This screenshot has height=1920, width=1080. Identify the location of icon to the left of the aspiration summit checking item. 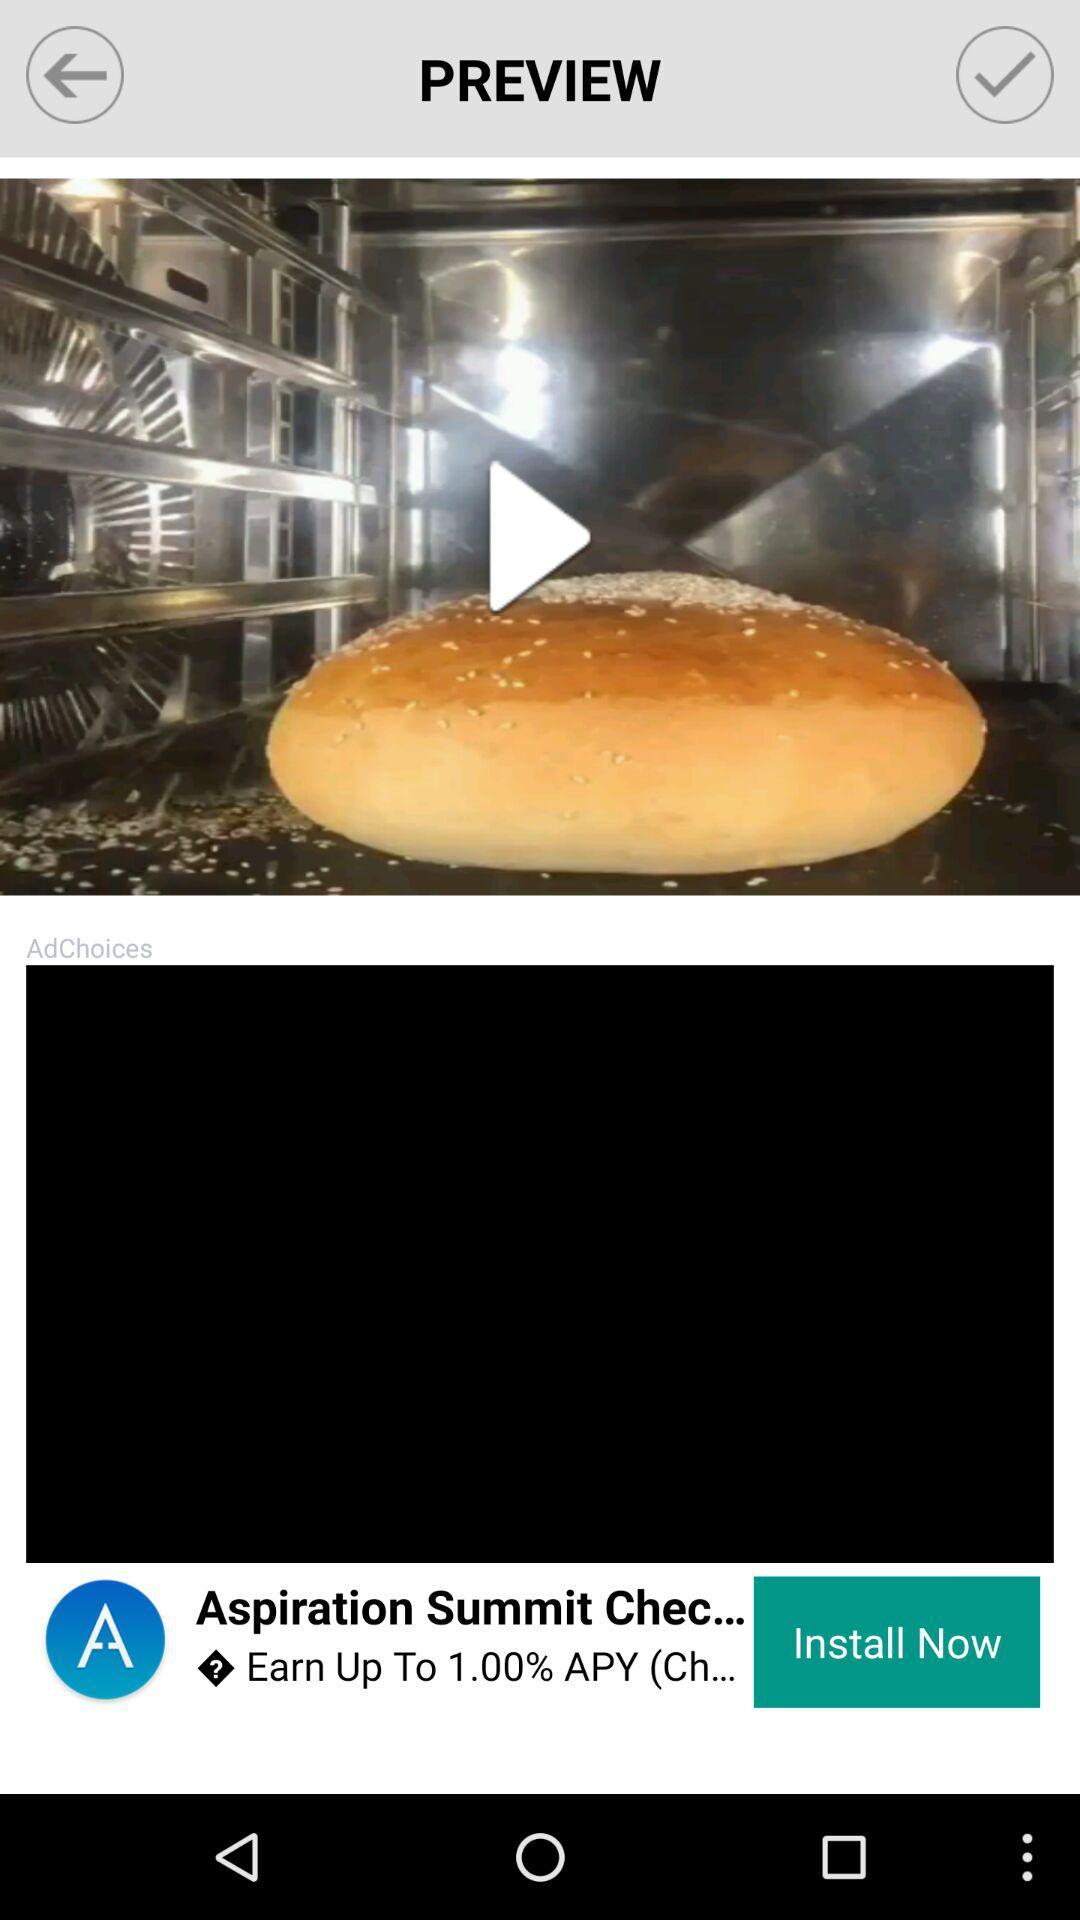
(105, 1642).